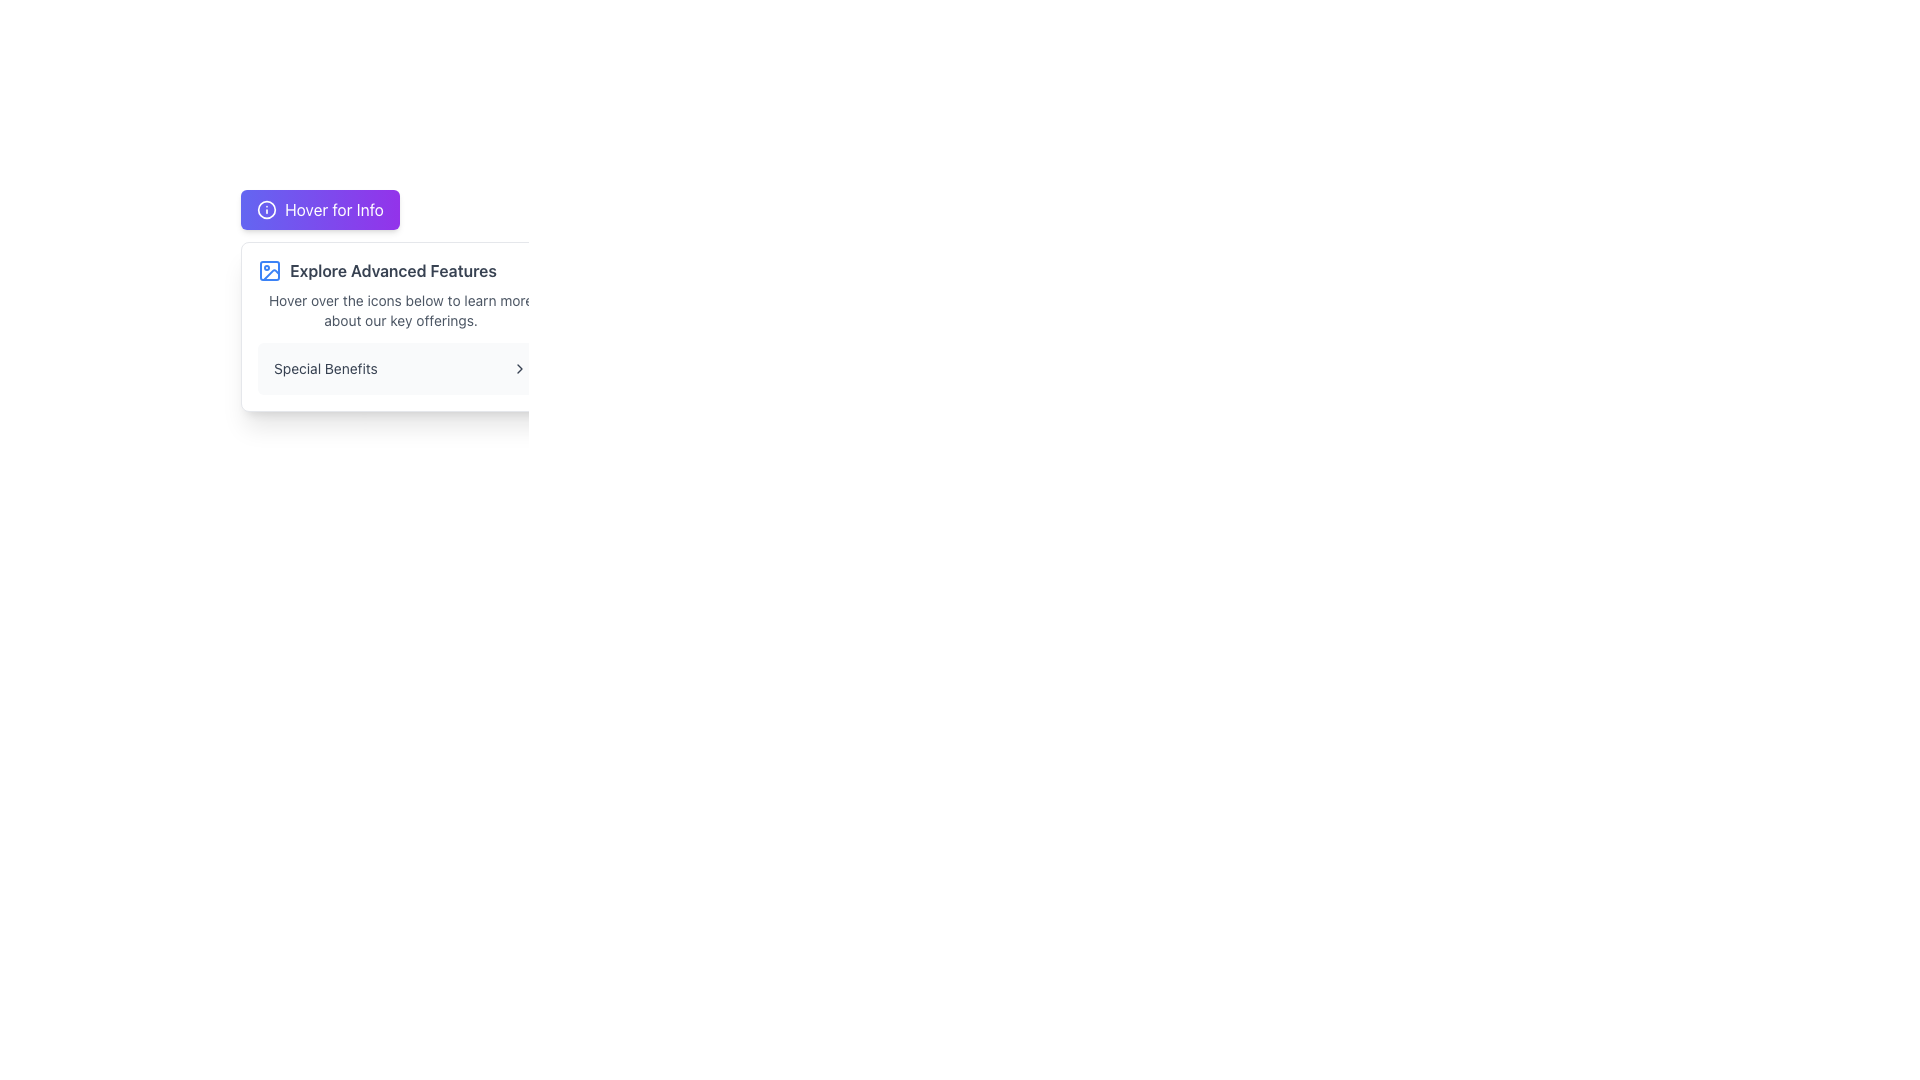  I want to click on the SVG Circle element that serves as part of an info icon, centered at the coordinates 267.125, 210, so click(266, 209).